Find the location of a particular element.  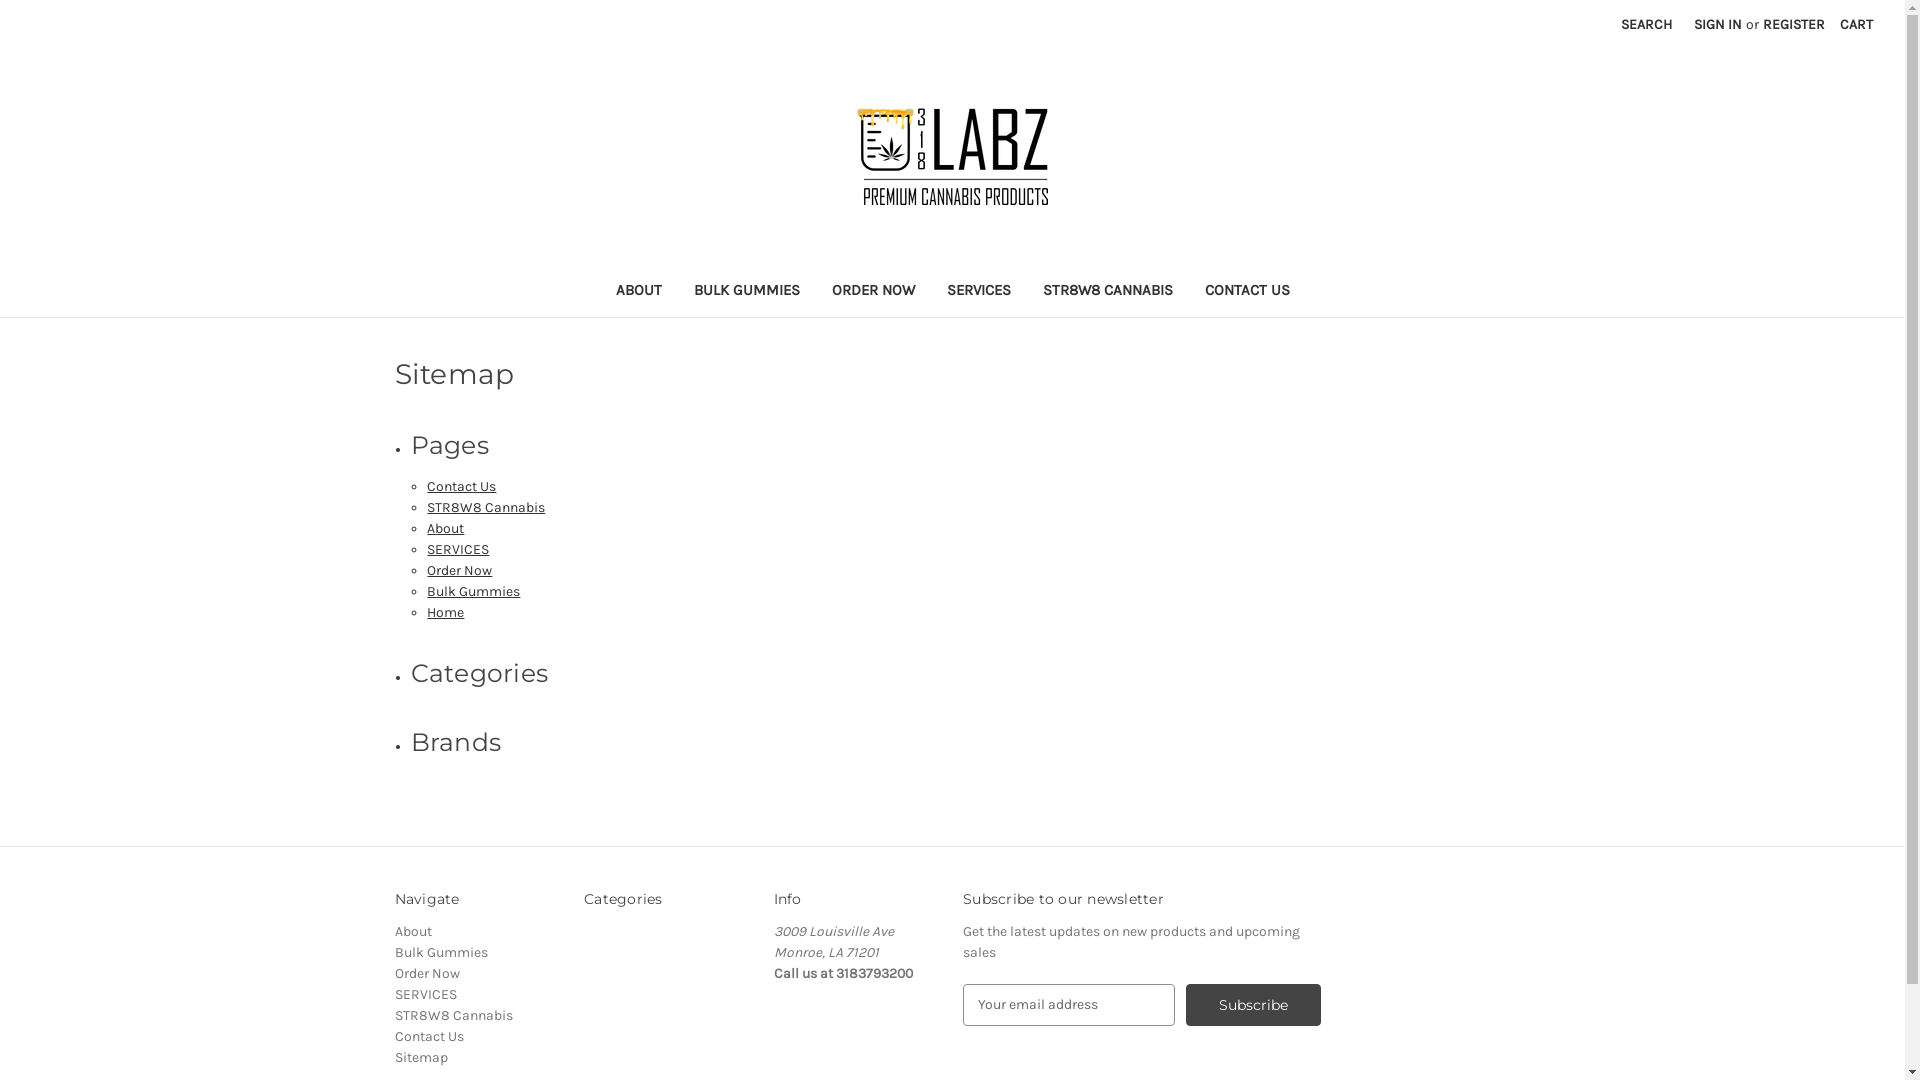

'About' is located at coordinates (411, 931).